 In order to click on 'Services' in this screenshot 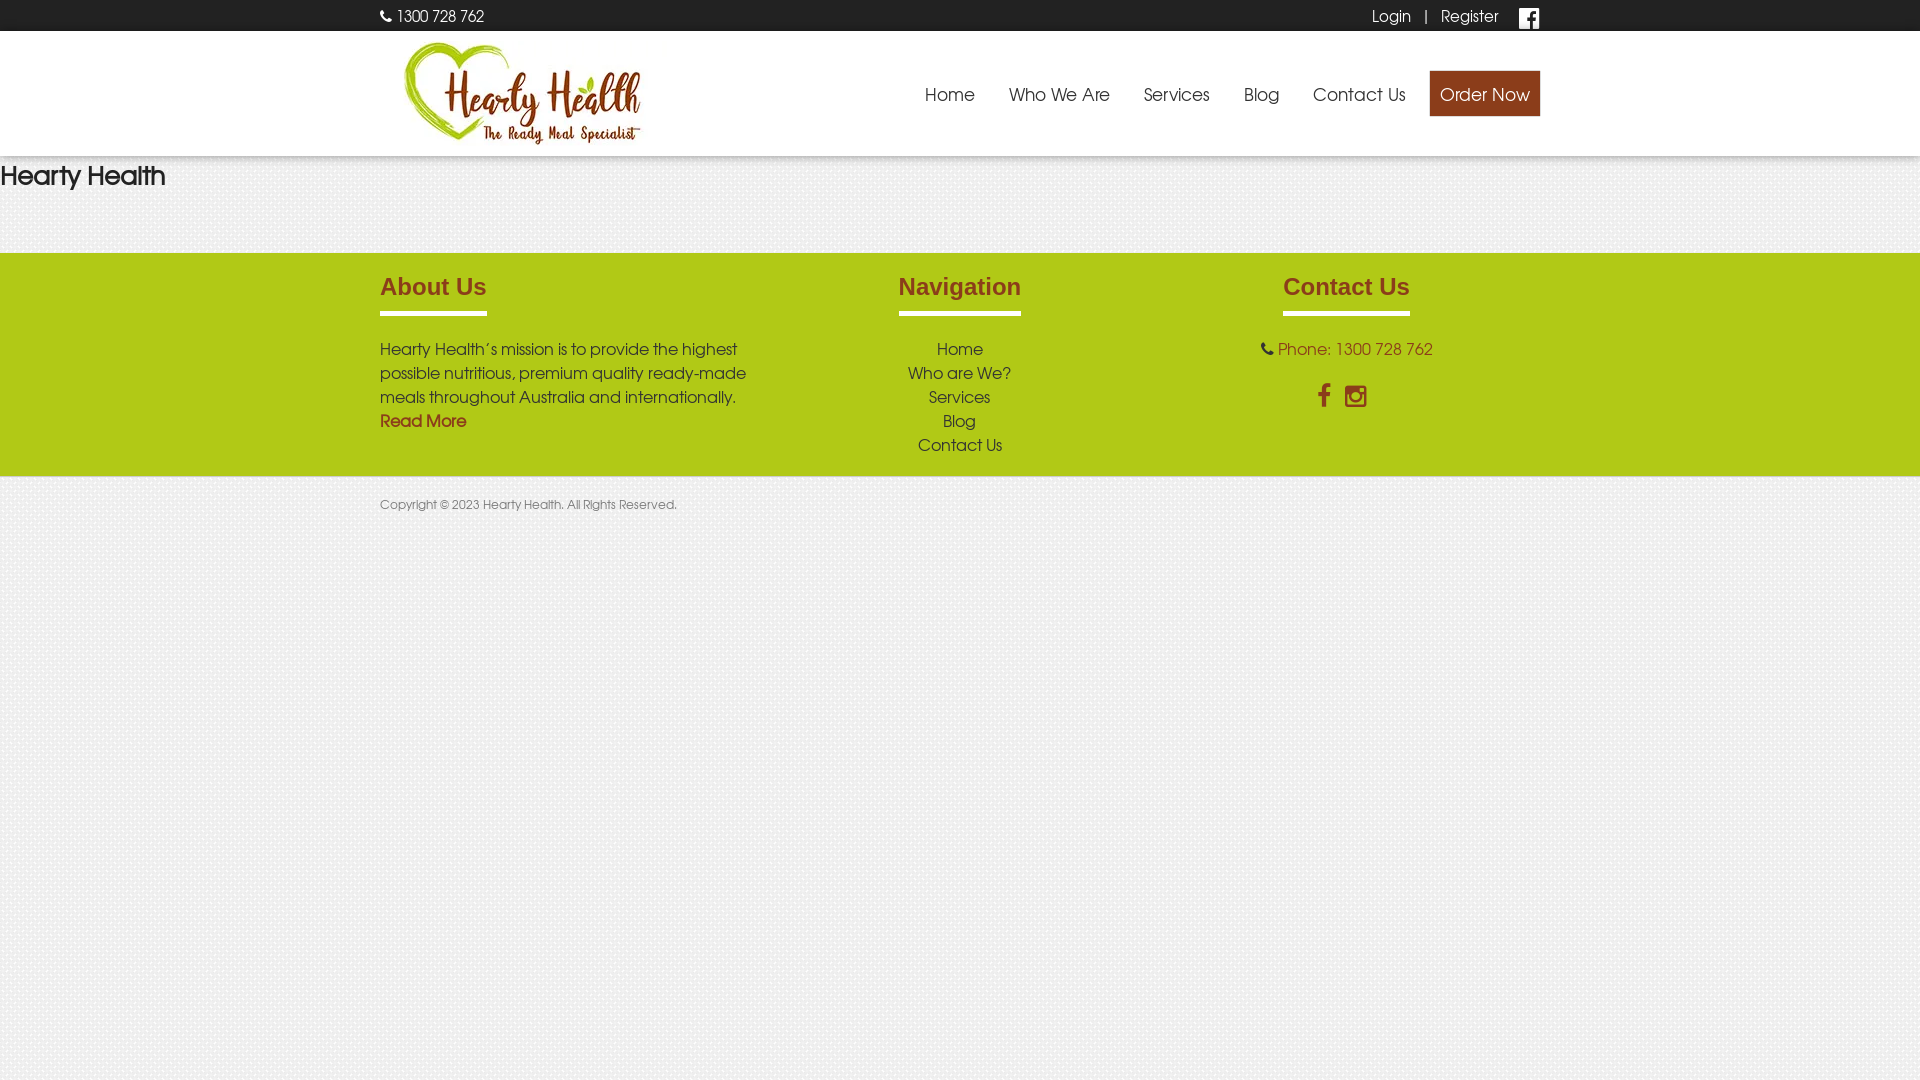, I will do `click(1176, 93)`.